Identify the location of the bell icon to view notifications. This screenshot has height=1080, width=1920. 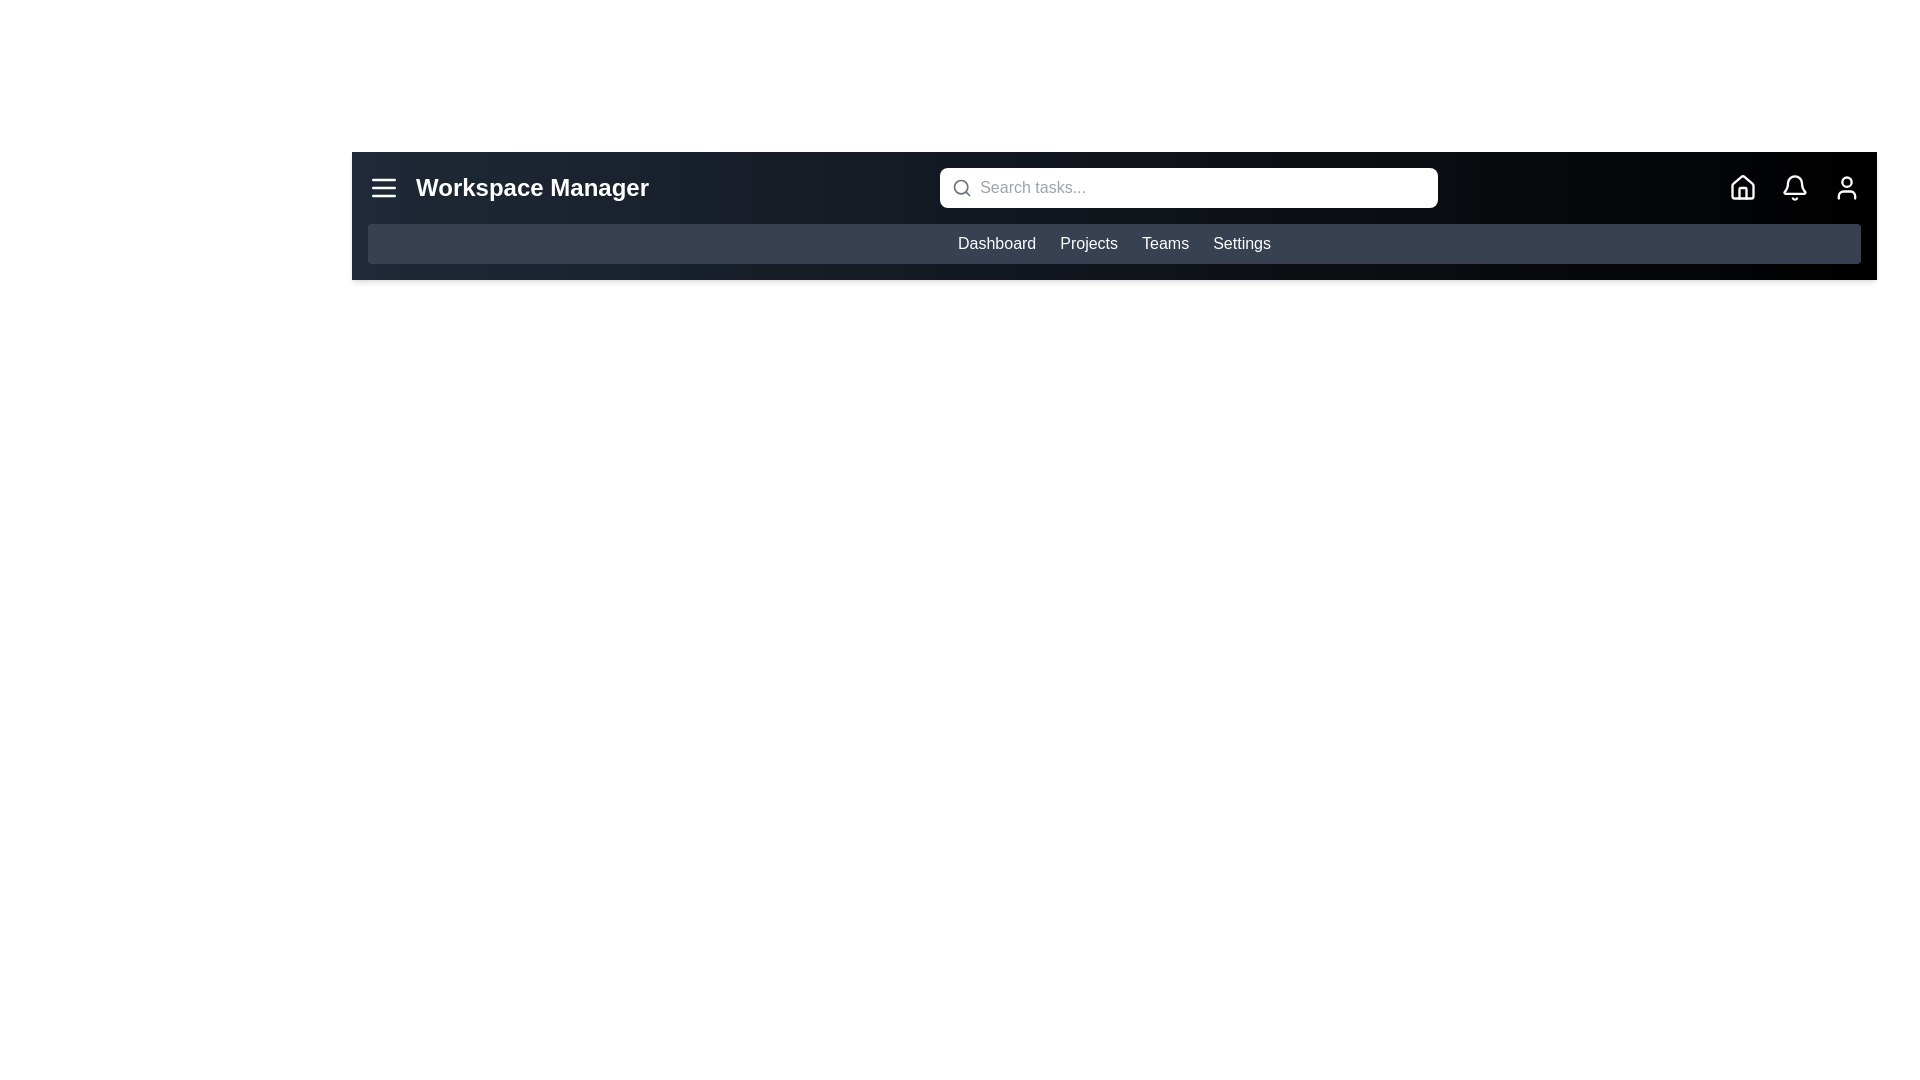
(1795, 188).